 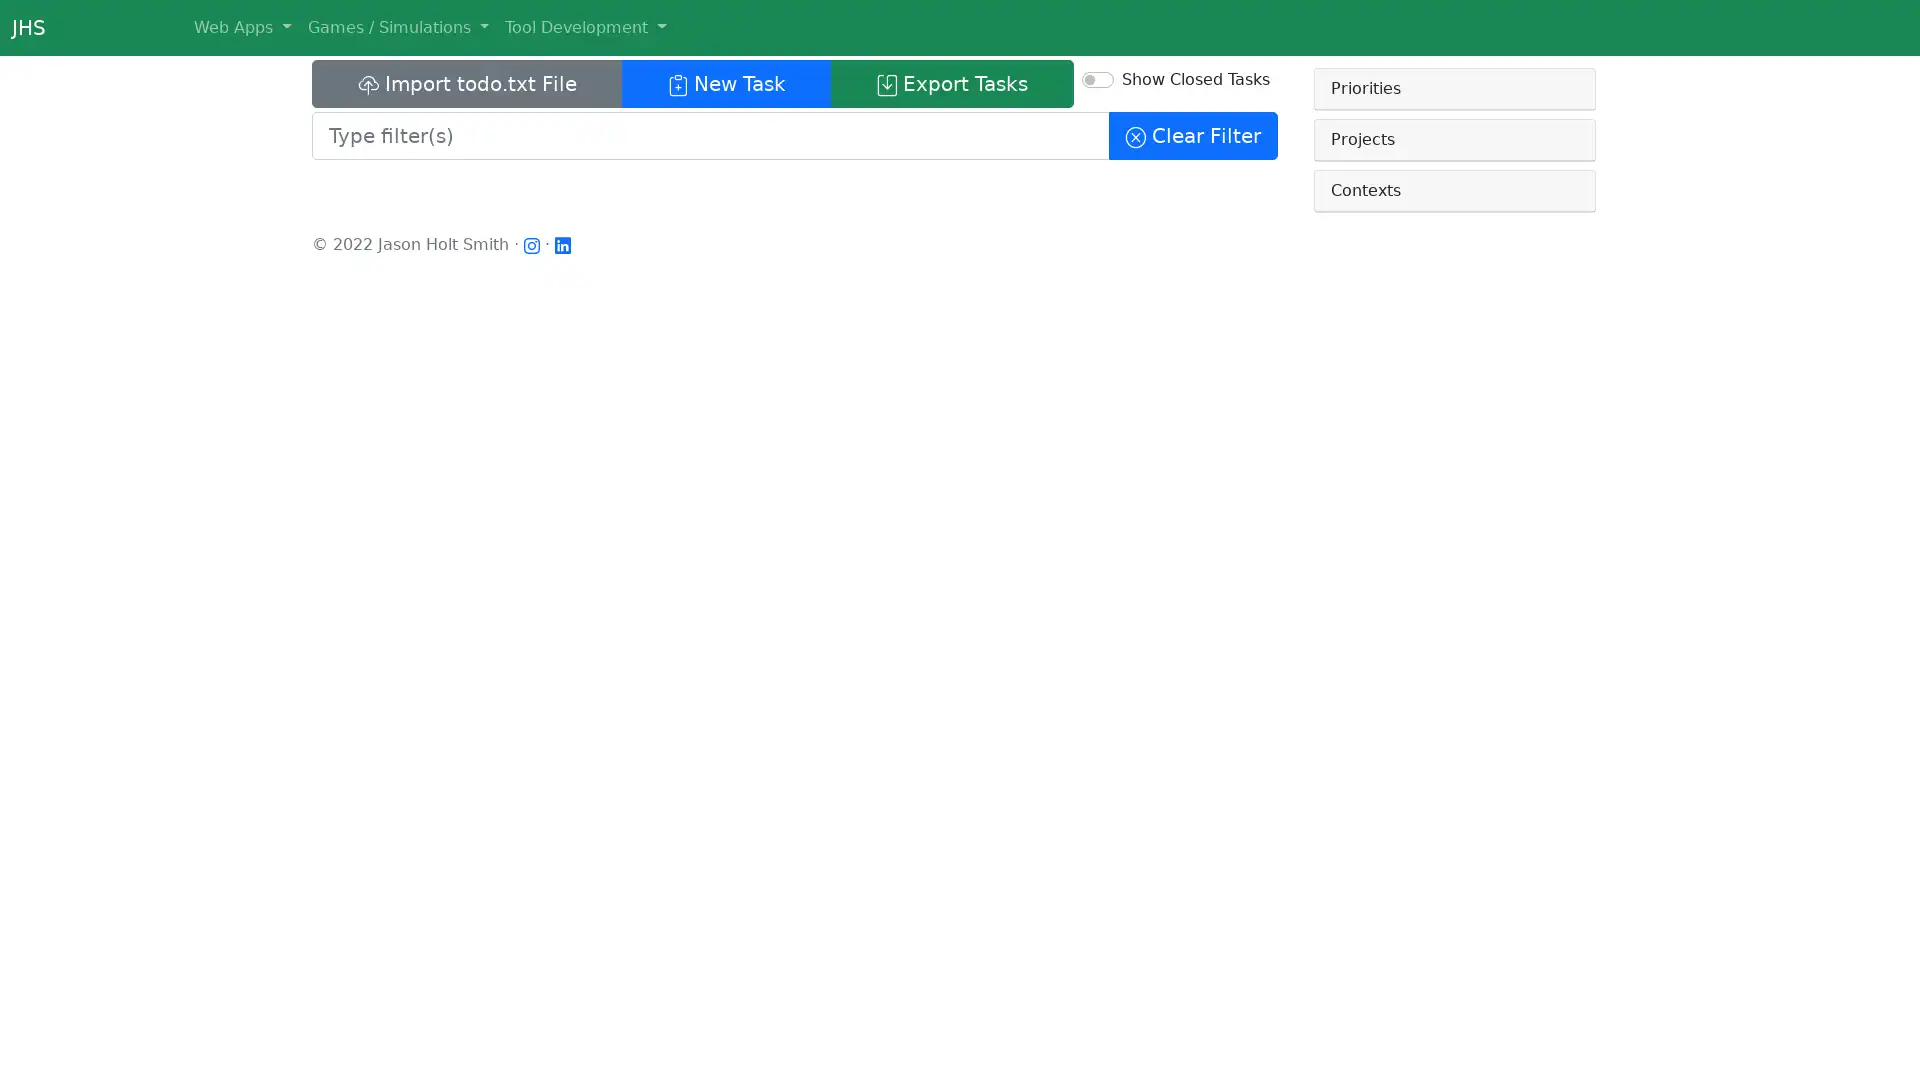 I want to click on clear filter, so click(x=1193, y=135).